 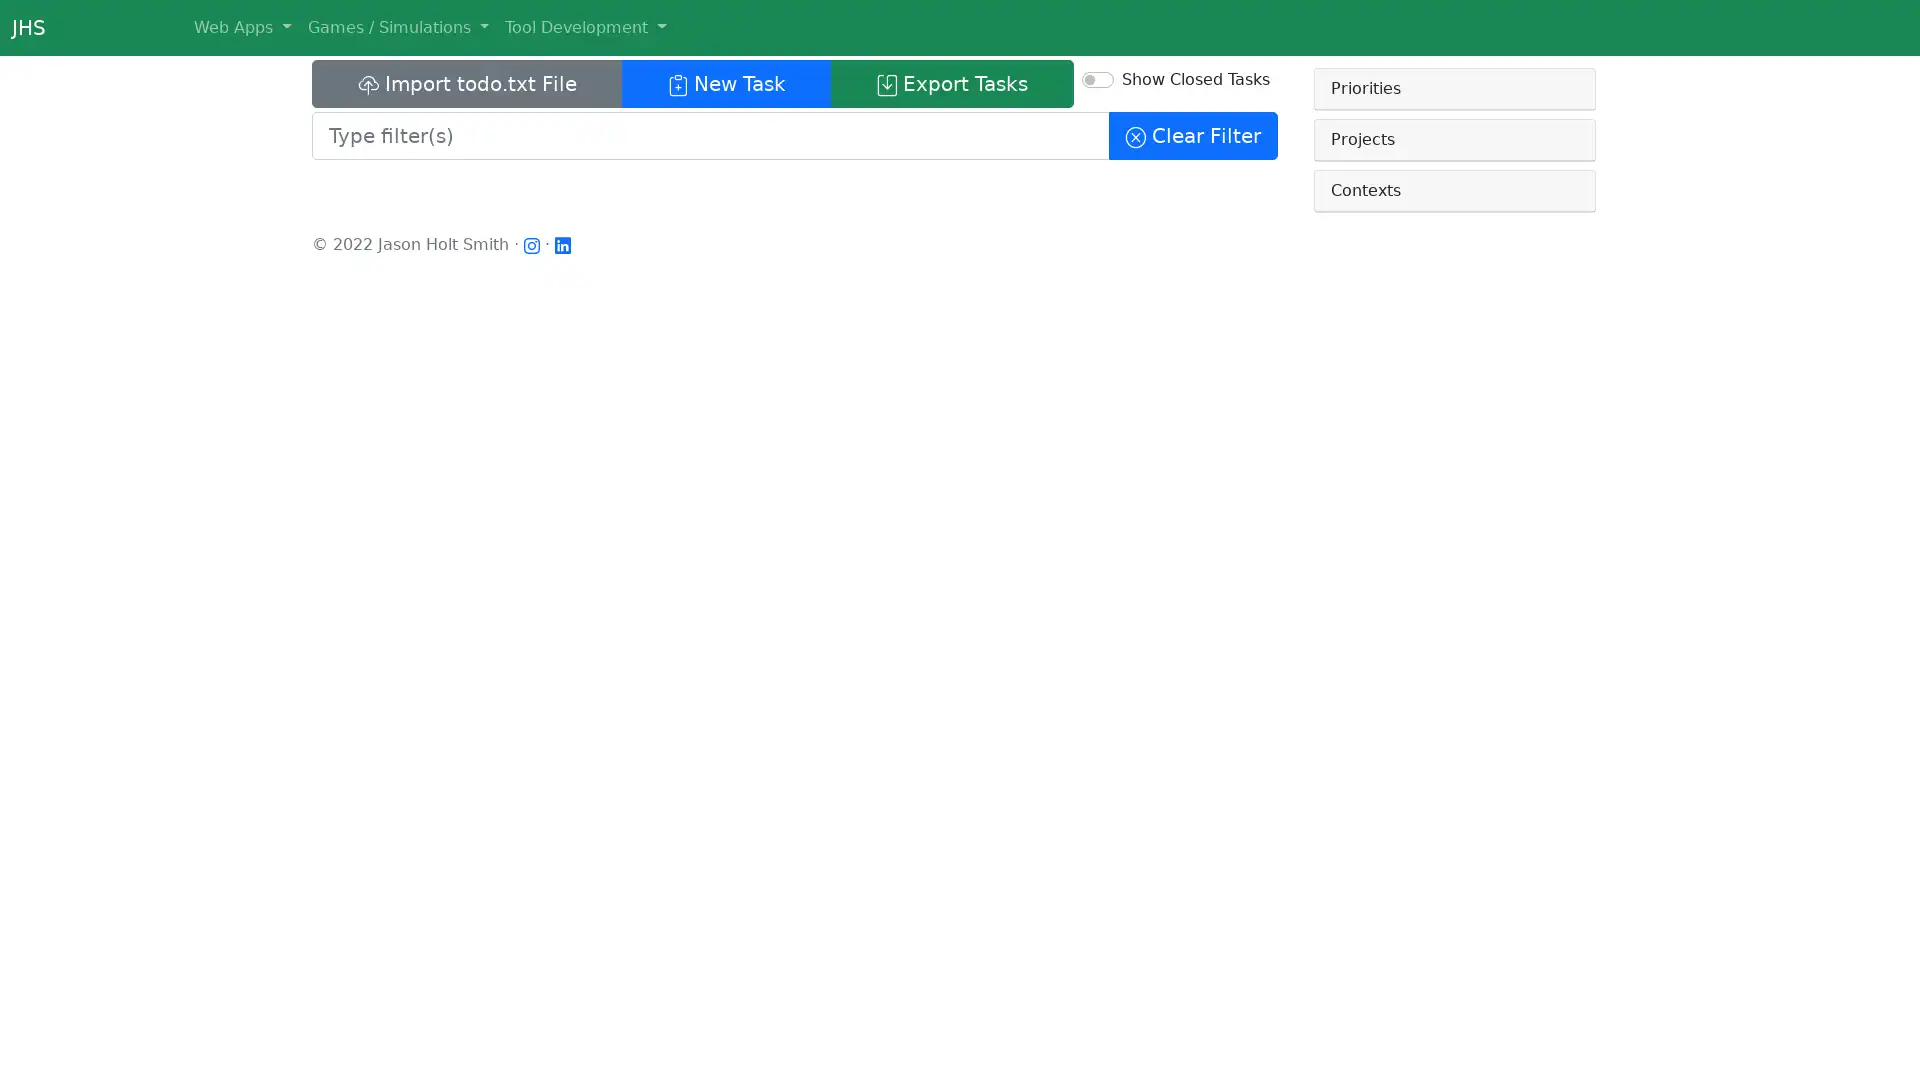 I want to click on clear filter, so click(x=1193, y=135).